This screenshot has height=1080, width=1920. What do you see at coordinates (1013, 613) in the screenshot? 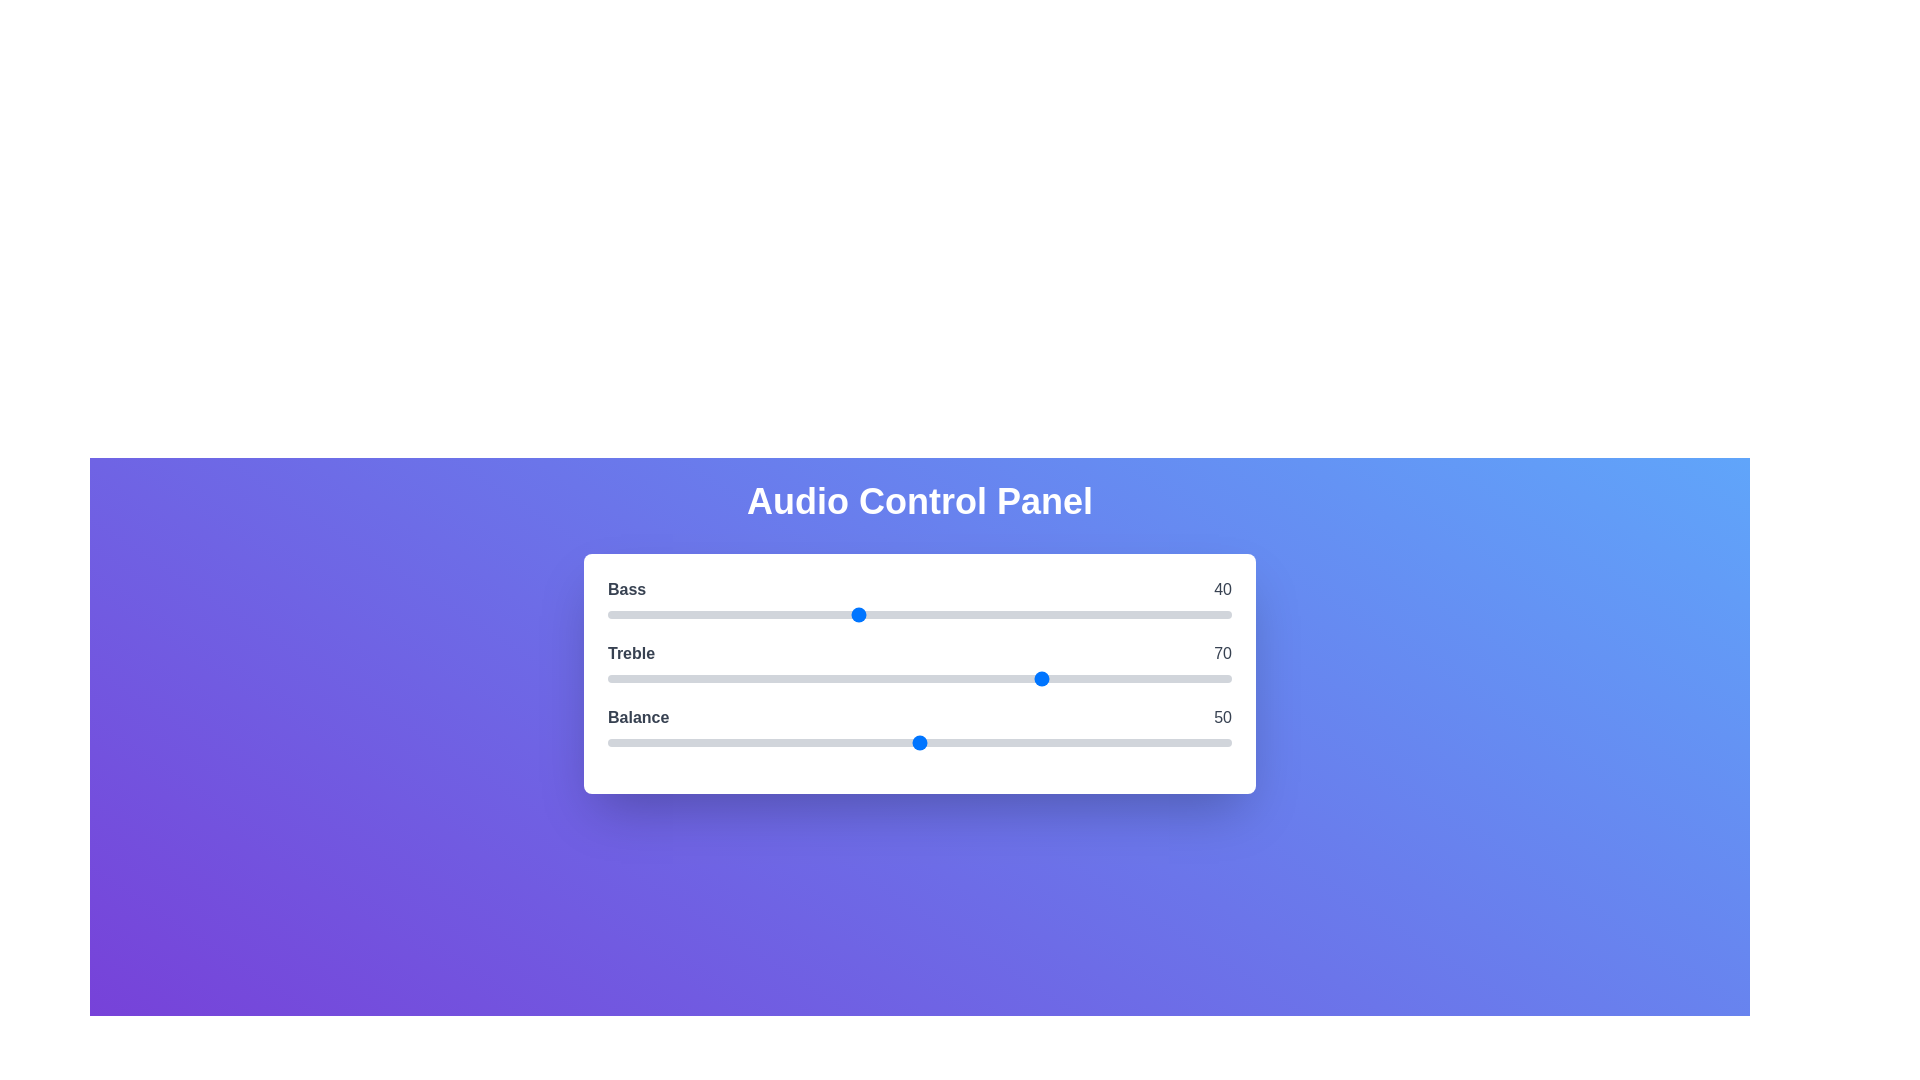
I see `the 0 slider to 65` at bounding box center [1013, 613].